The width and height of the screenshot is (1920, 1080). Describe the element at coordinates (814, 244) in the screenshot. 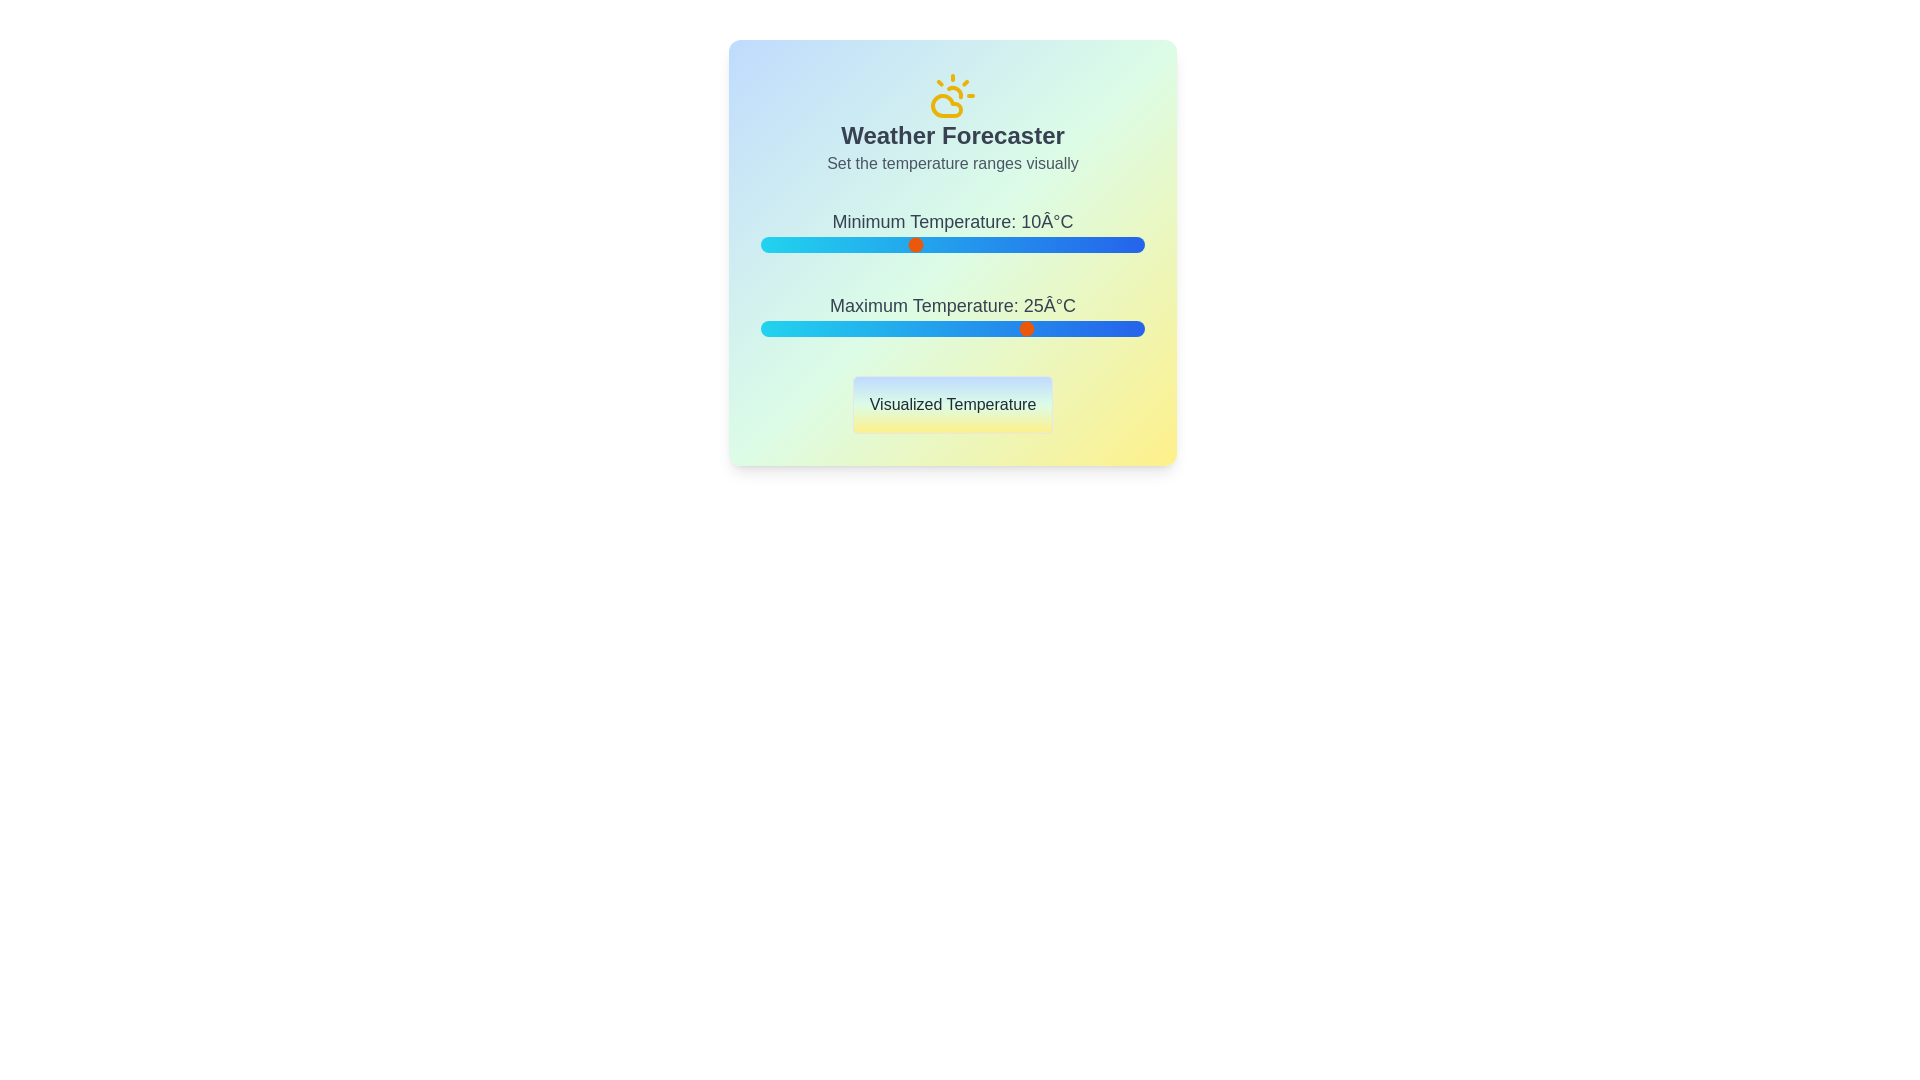

I see `the minimum temperature slider to -3°C` at that location.